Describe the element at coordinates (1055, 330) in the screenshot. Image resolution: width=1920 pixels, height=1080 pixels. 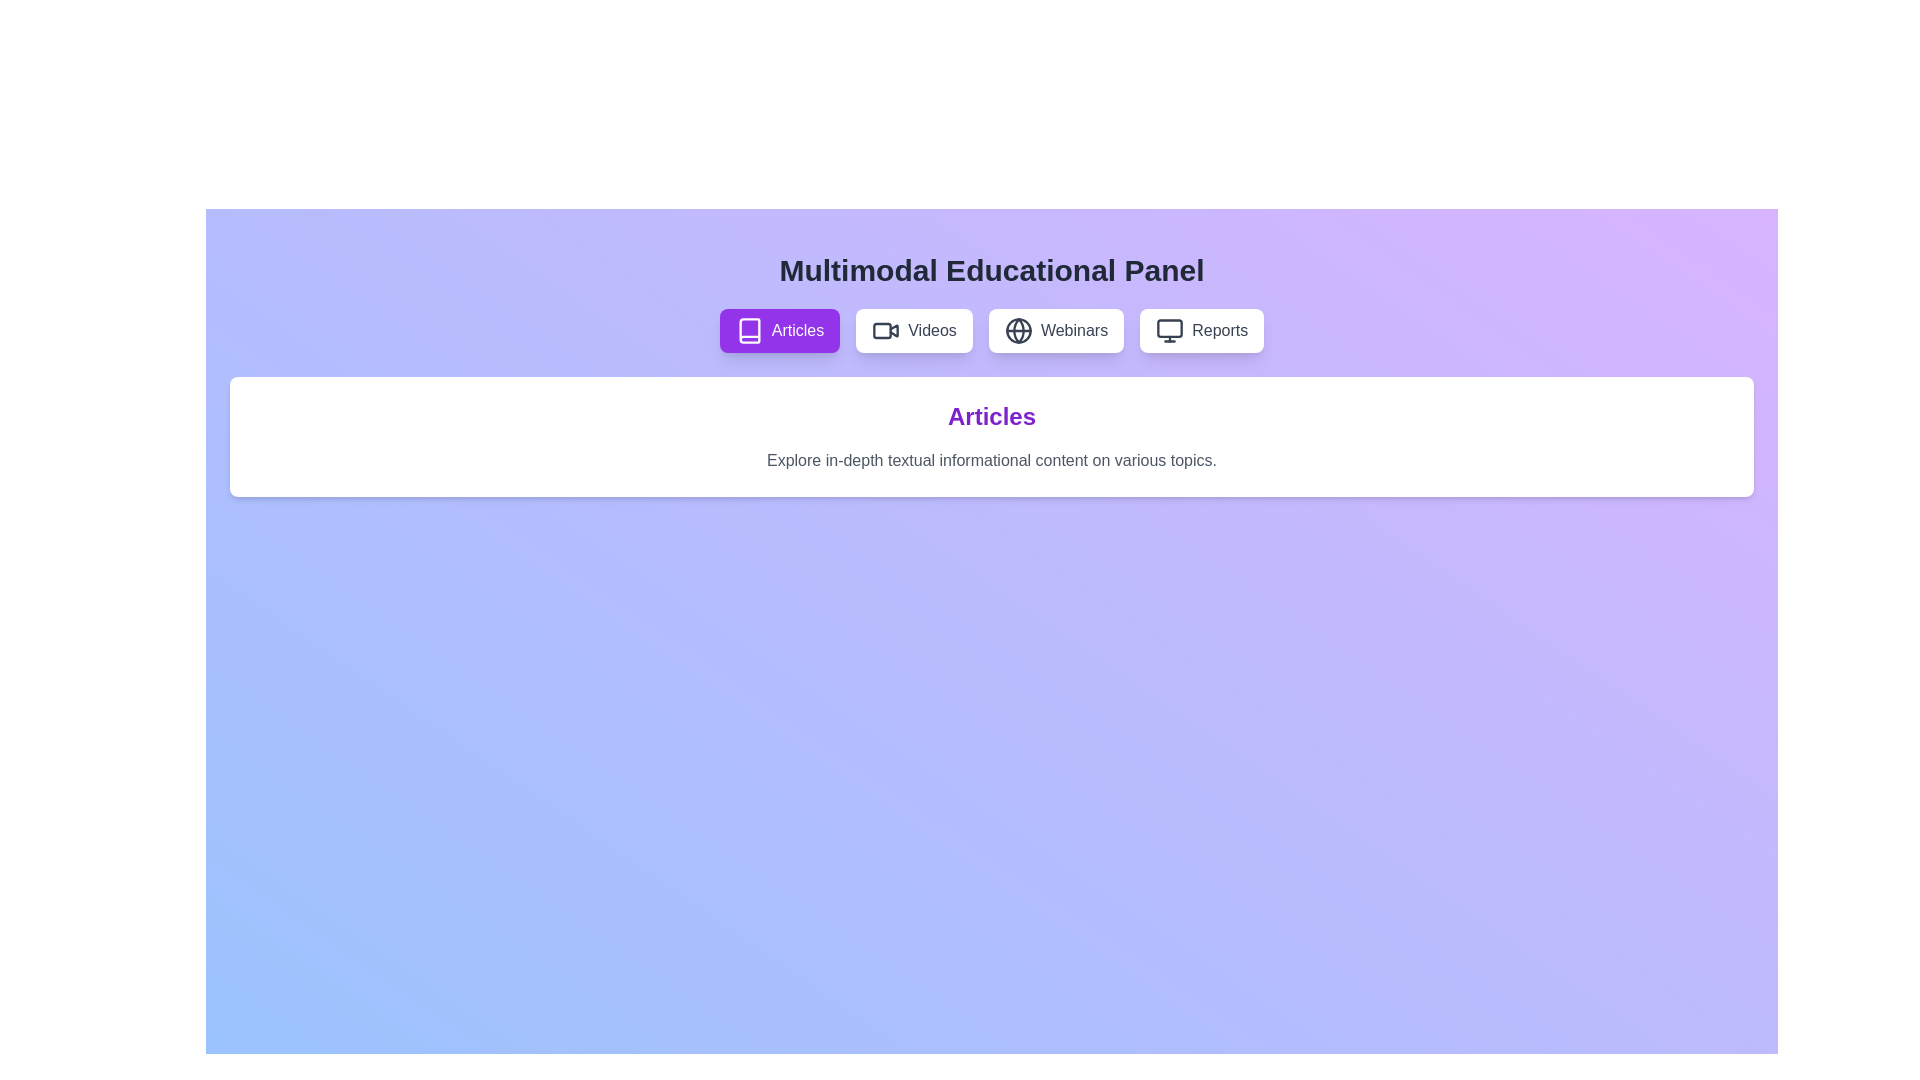
I see `the 'Webinars' button, which is the third button in a row of four, featuring a globe icon and gray text on a white background` at that location.